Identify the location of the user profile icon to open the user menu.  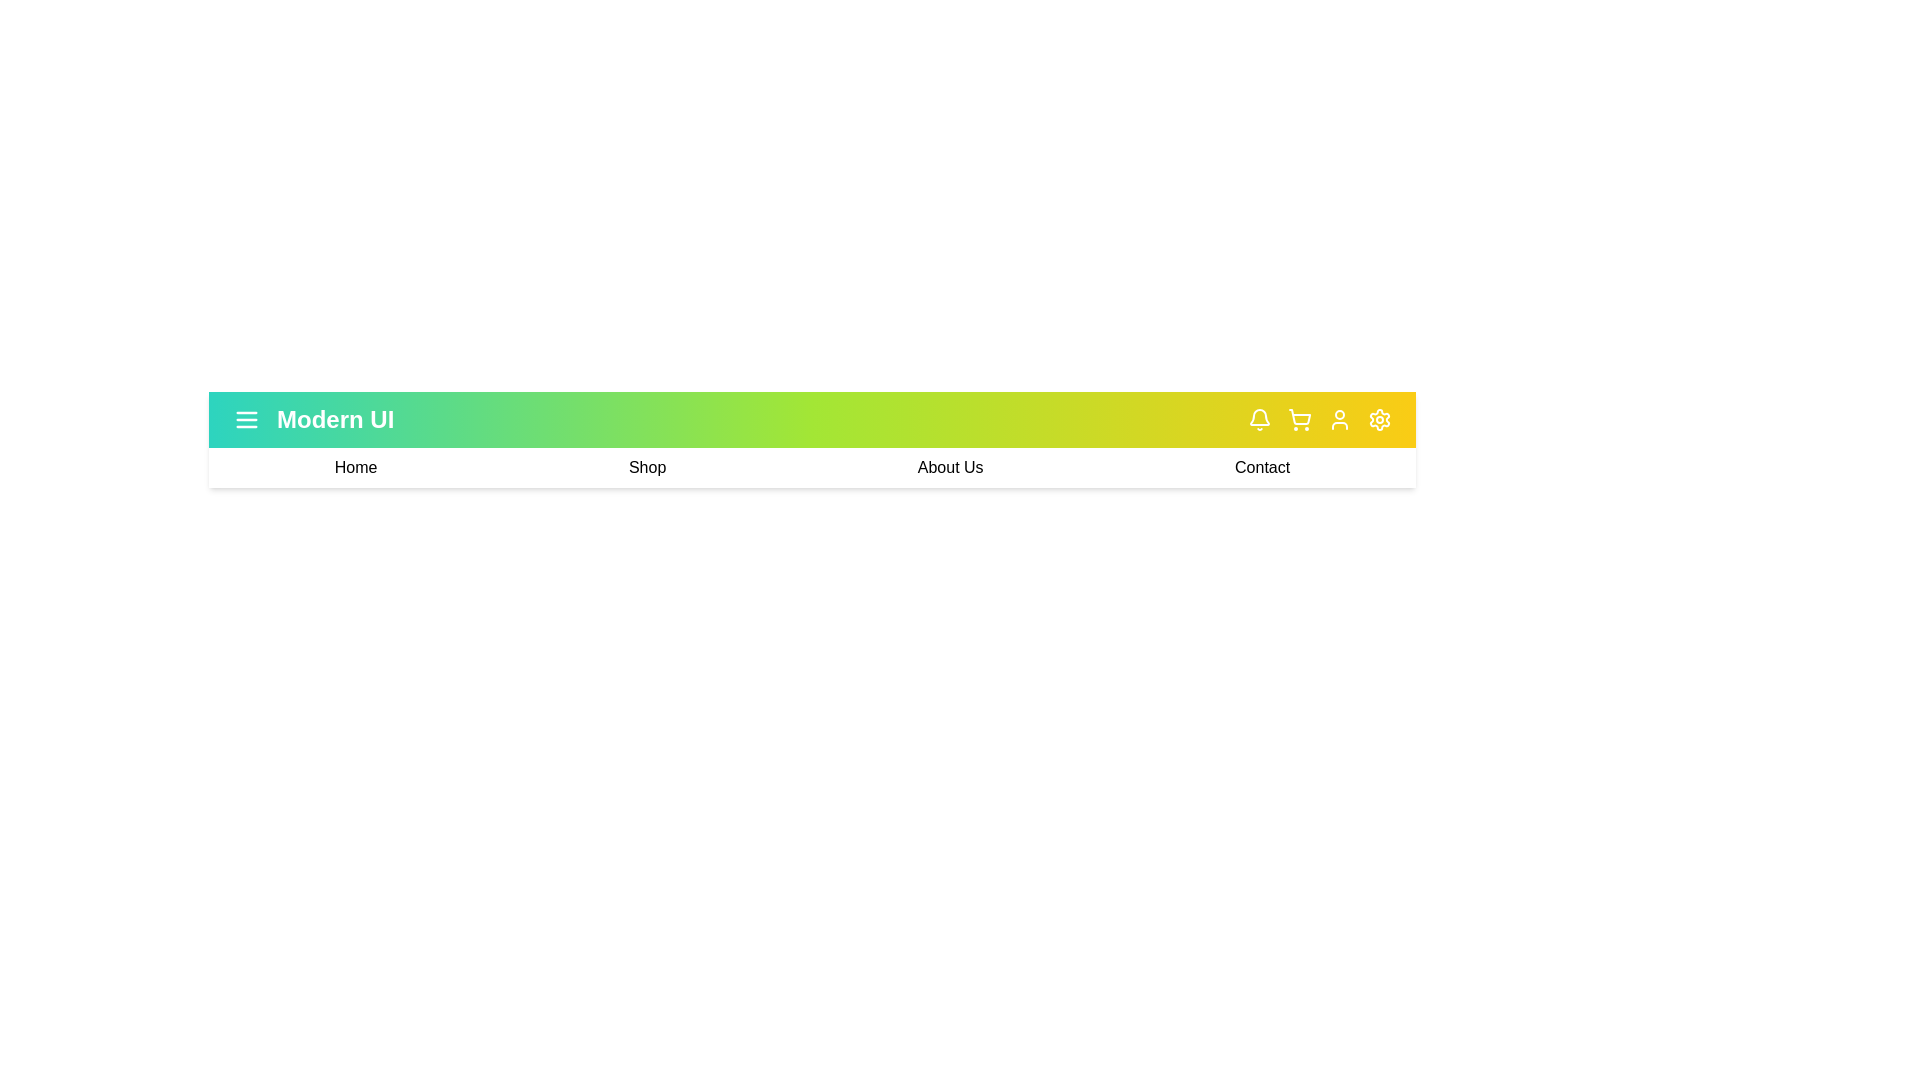
(1339, 419).